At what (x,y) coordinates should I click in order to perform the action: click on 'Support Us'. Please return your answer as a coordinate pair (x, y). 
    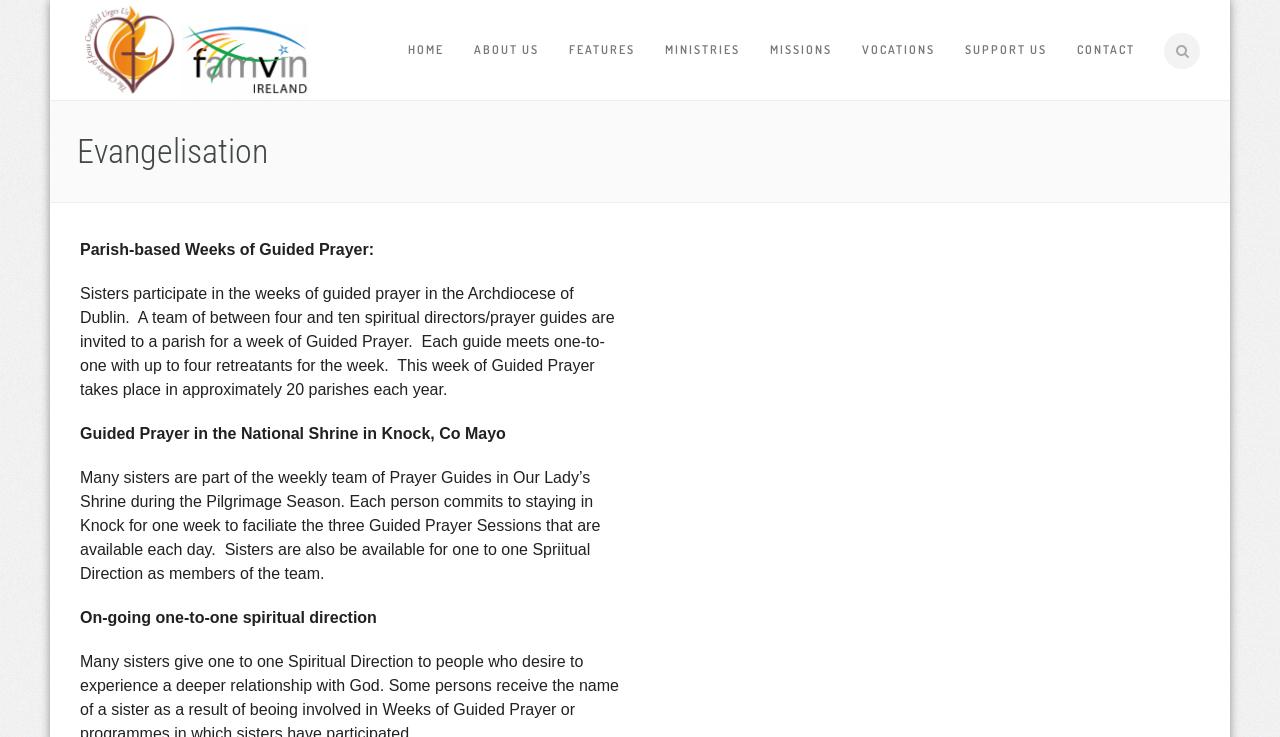
    Looking at the image, I should click on (1005, 49).